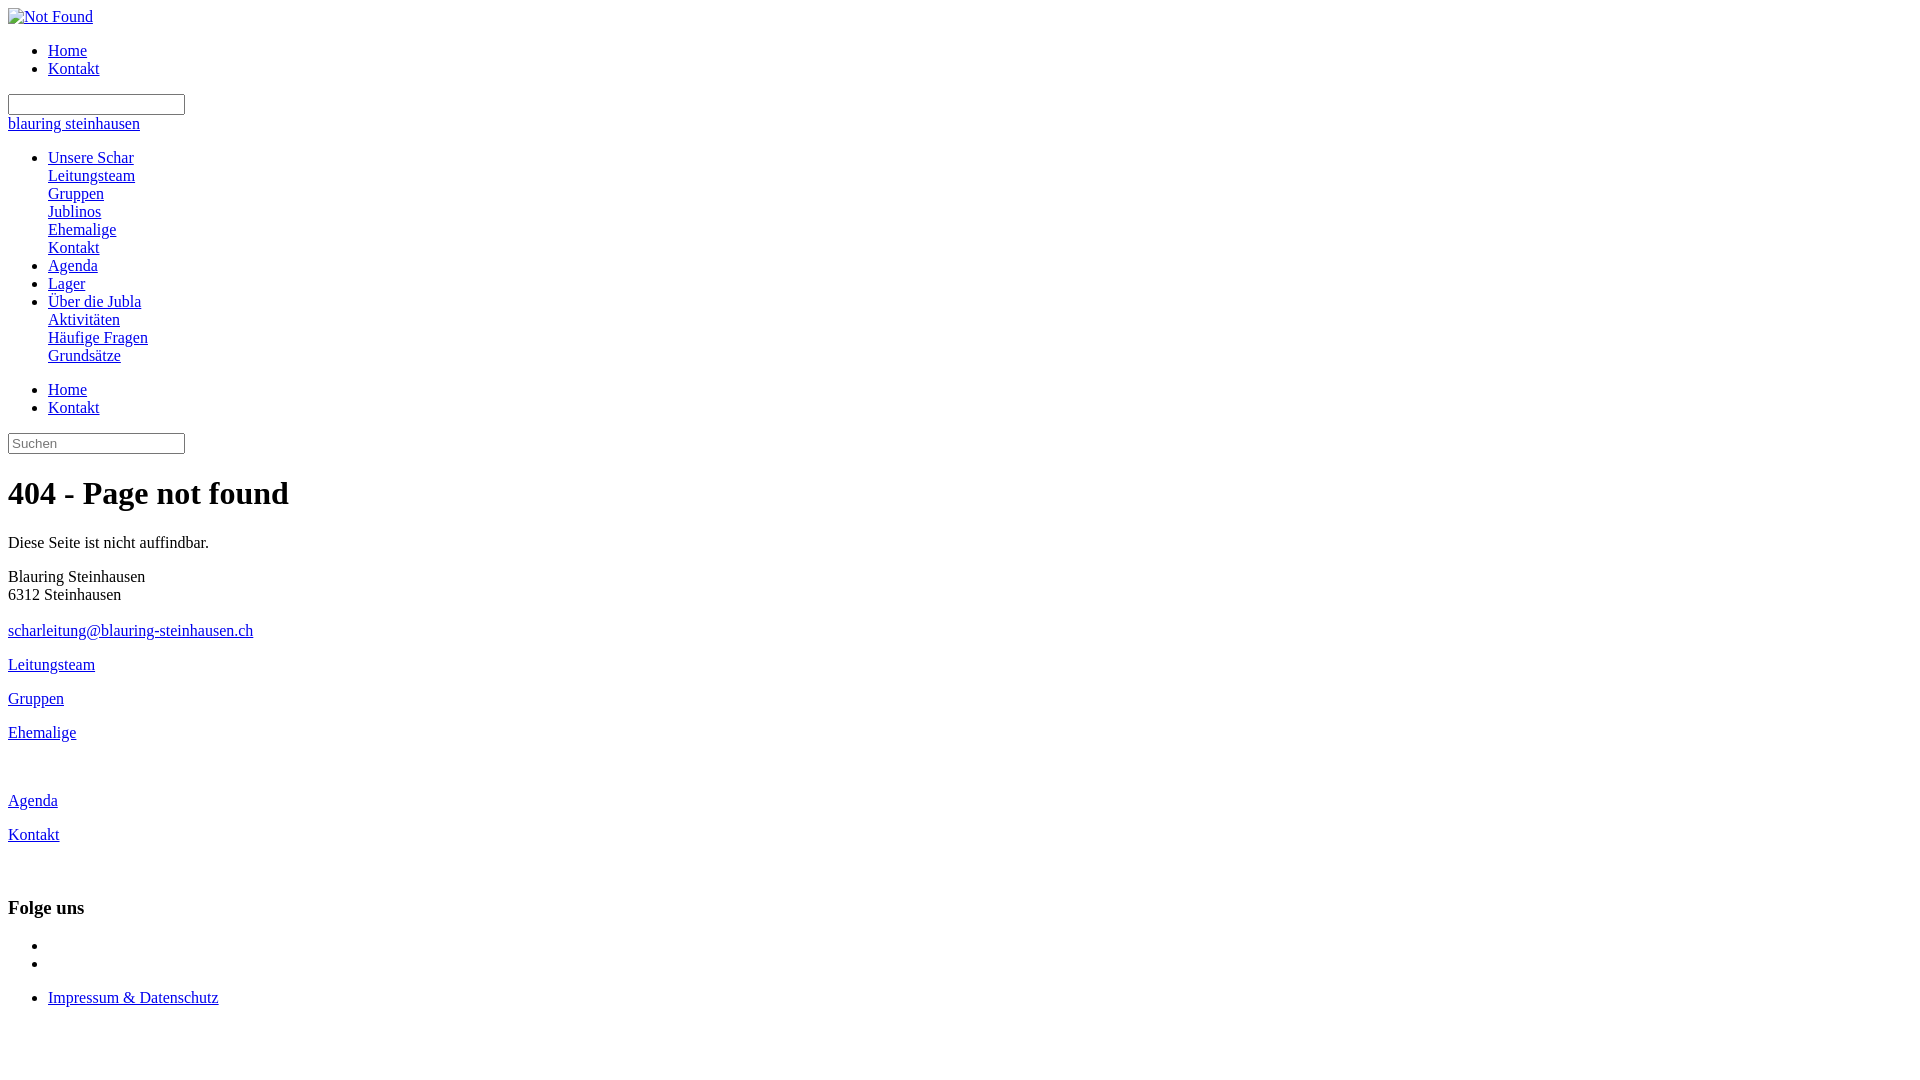 Image resolution: width=1920 pixels, height=1080 pixels. What do you see at coordinates (73, 123) in the screenshot?
I see `'blauring steinhausen'` at bounding box center [73, 123].